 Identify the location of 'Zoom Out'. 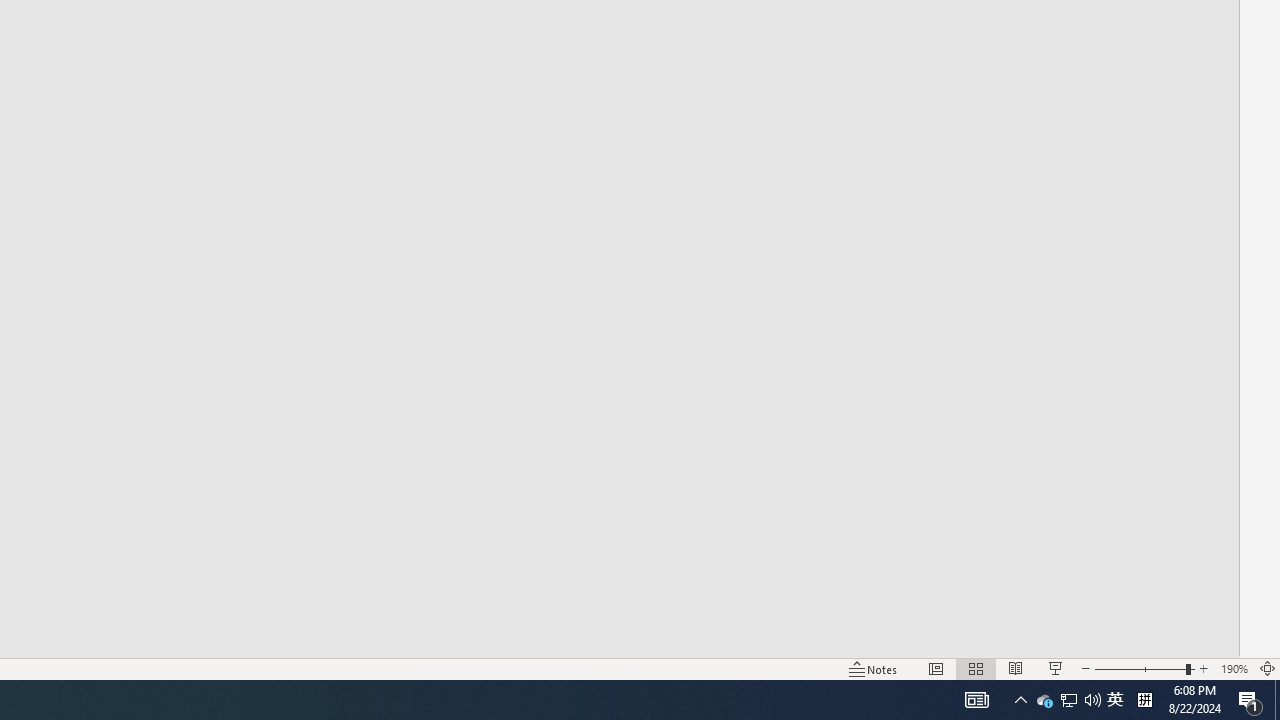
(1140, 669).